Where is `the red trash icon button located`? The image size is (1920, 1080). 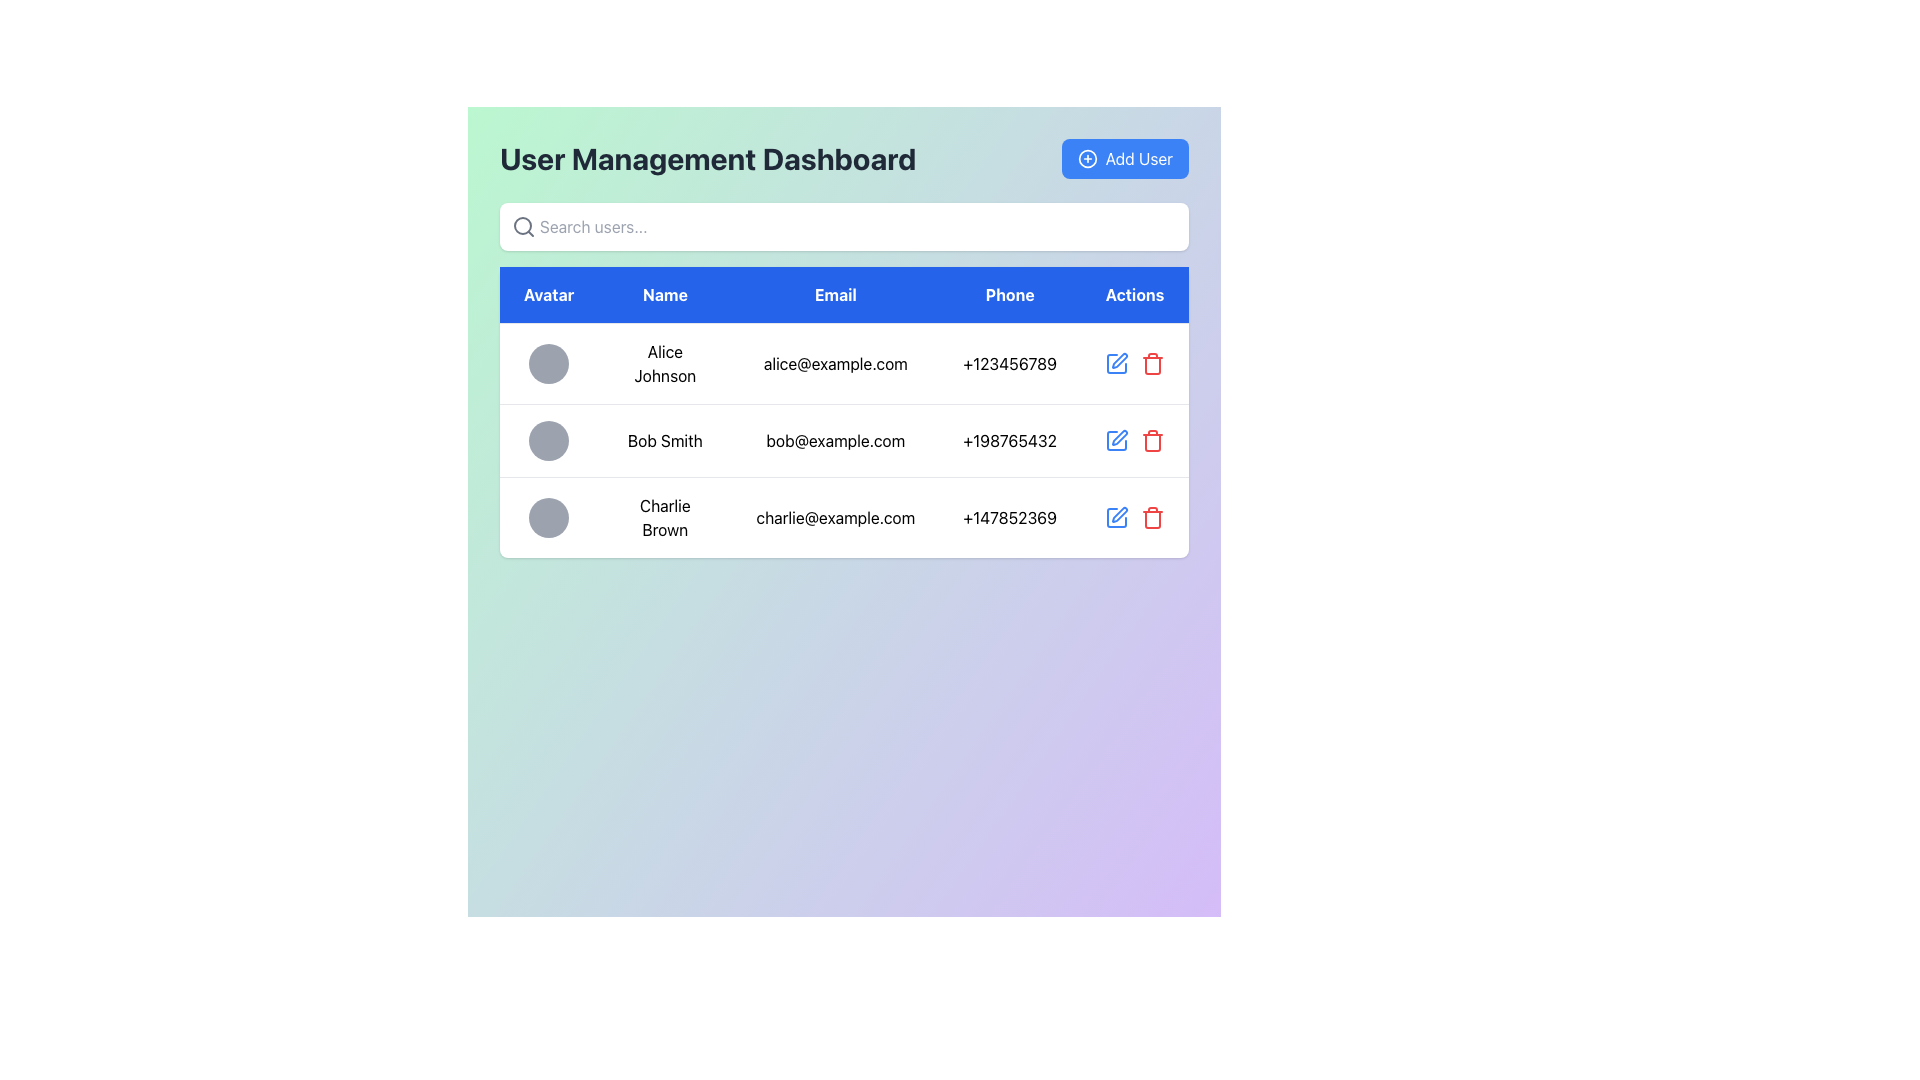
the red trash icon button located is located at coordinates (1152, 439).